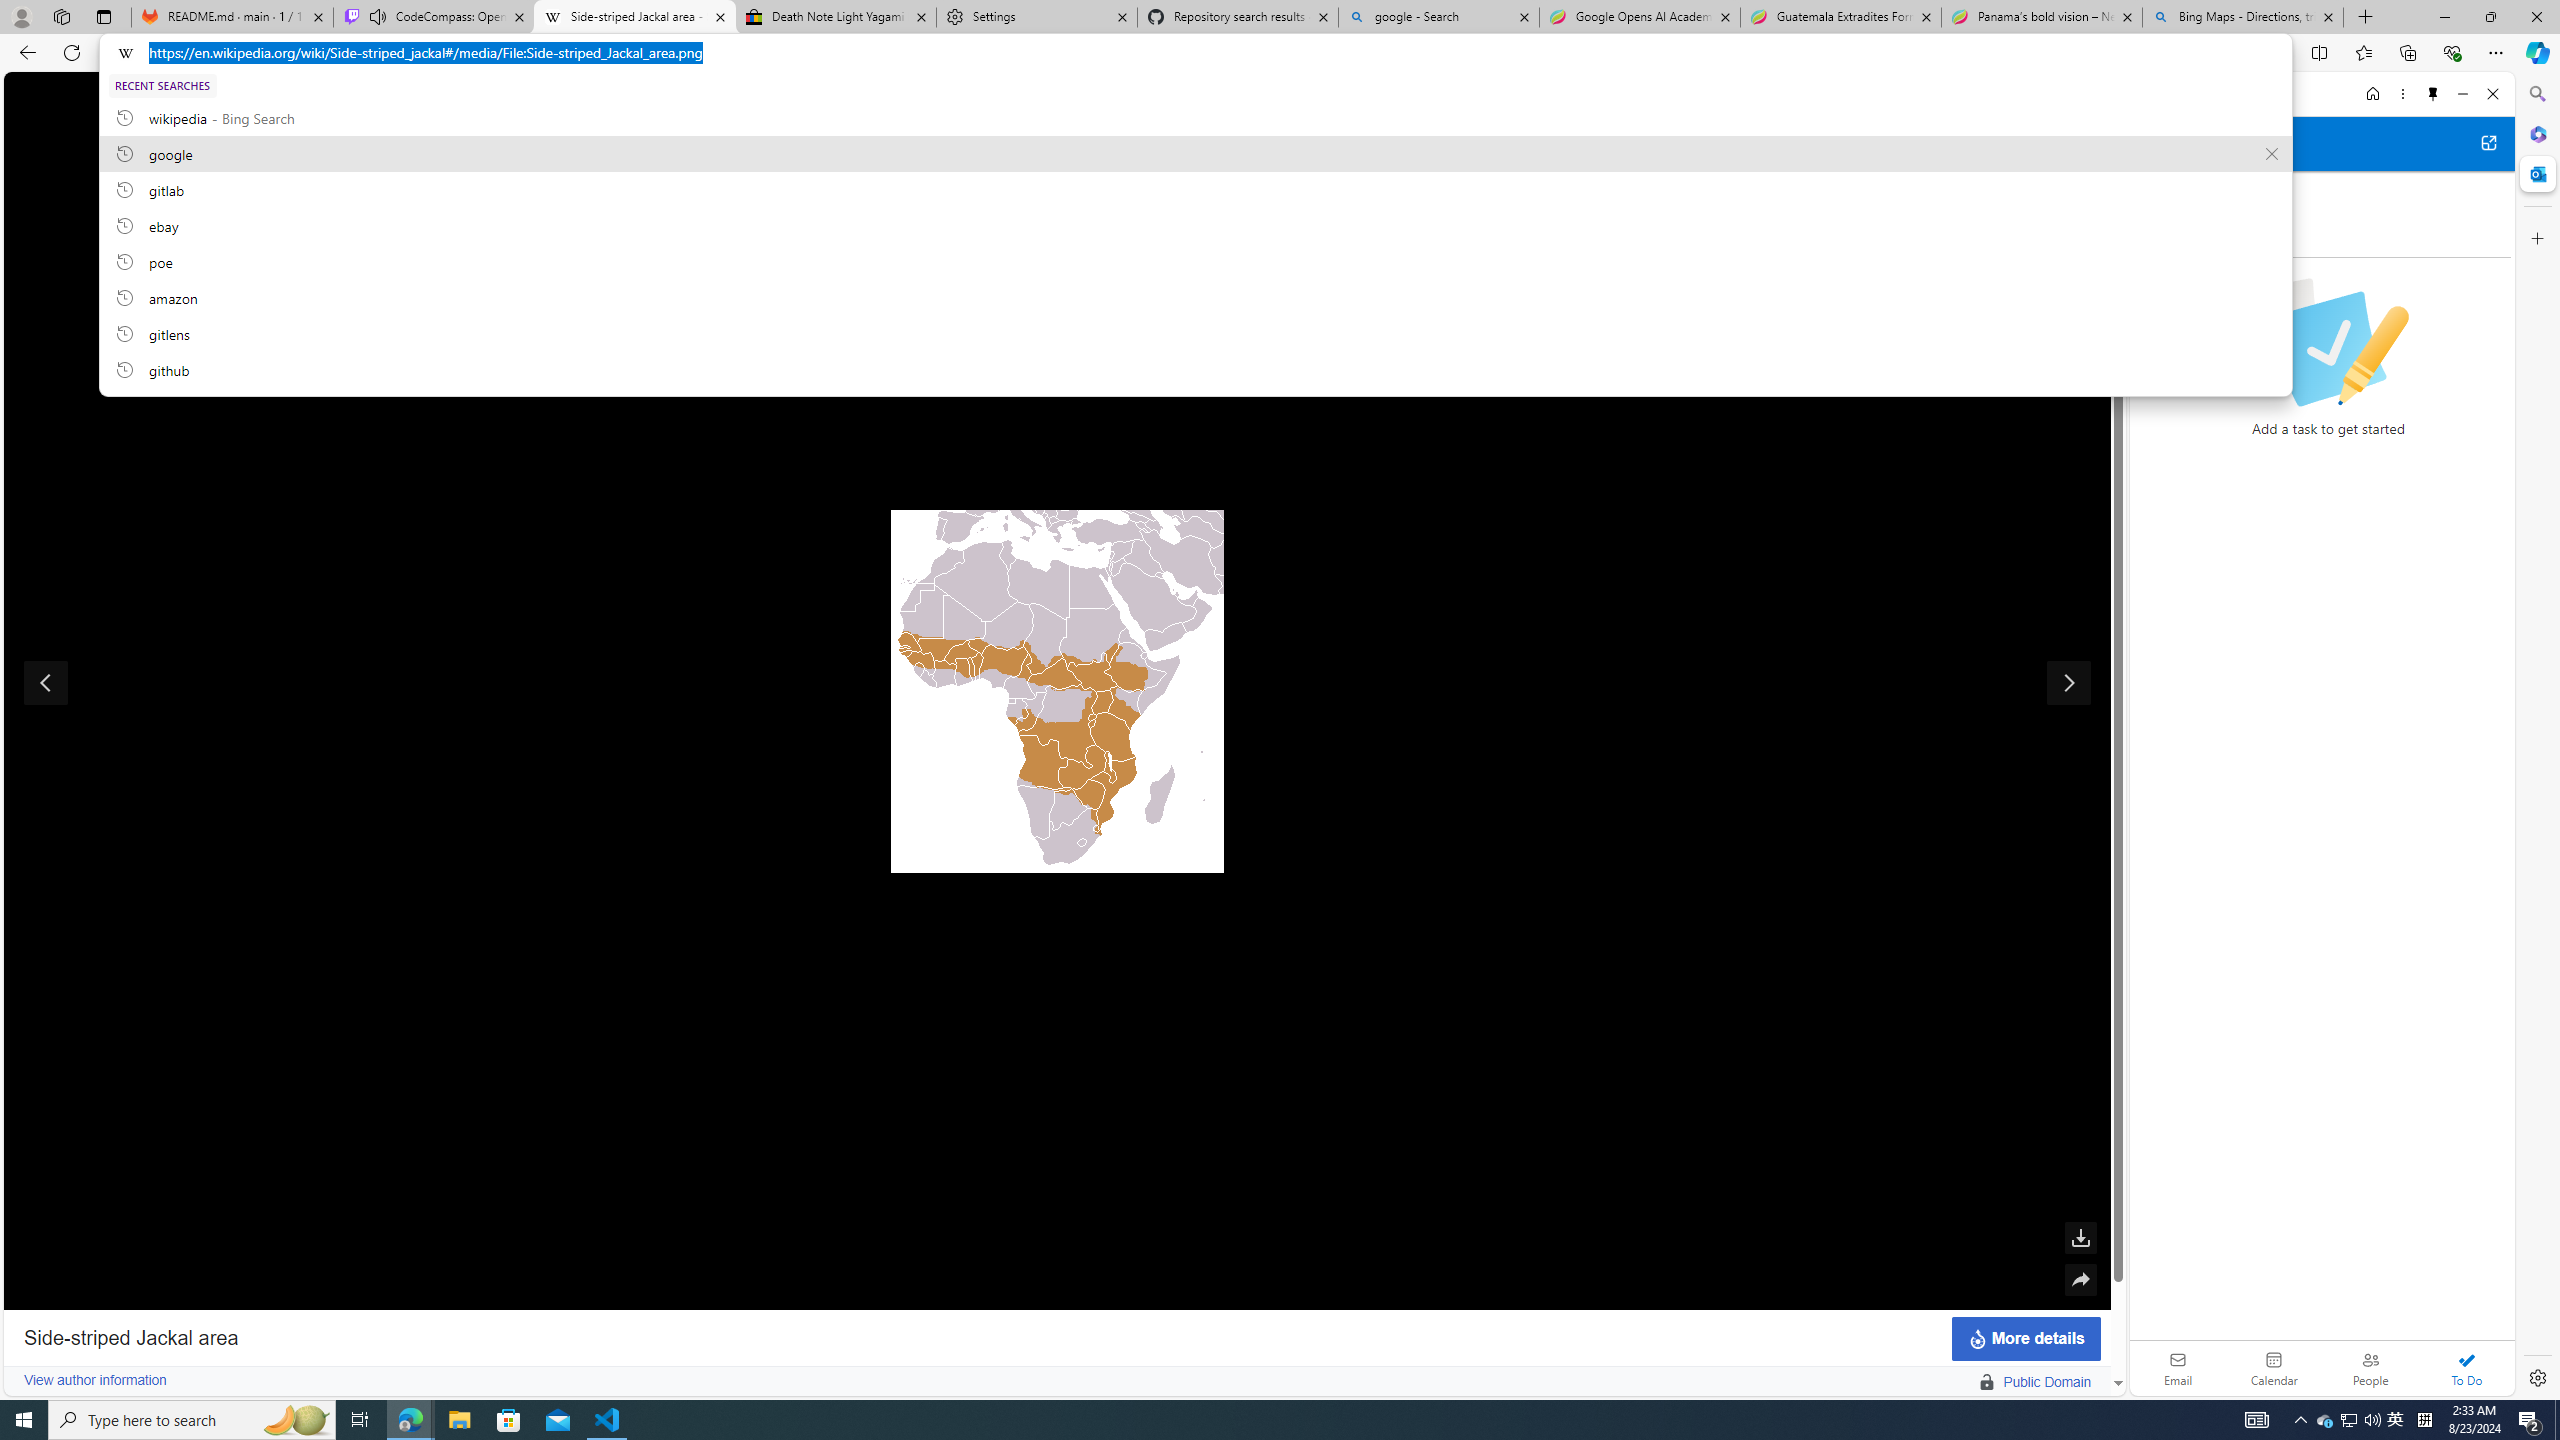  I want to click on 'Show previous image', so click(45, 682).